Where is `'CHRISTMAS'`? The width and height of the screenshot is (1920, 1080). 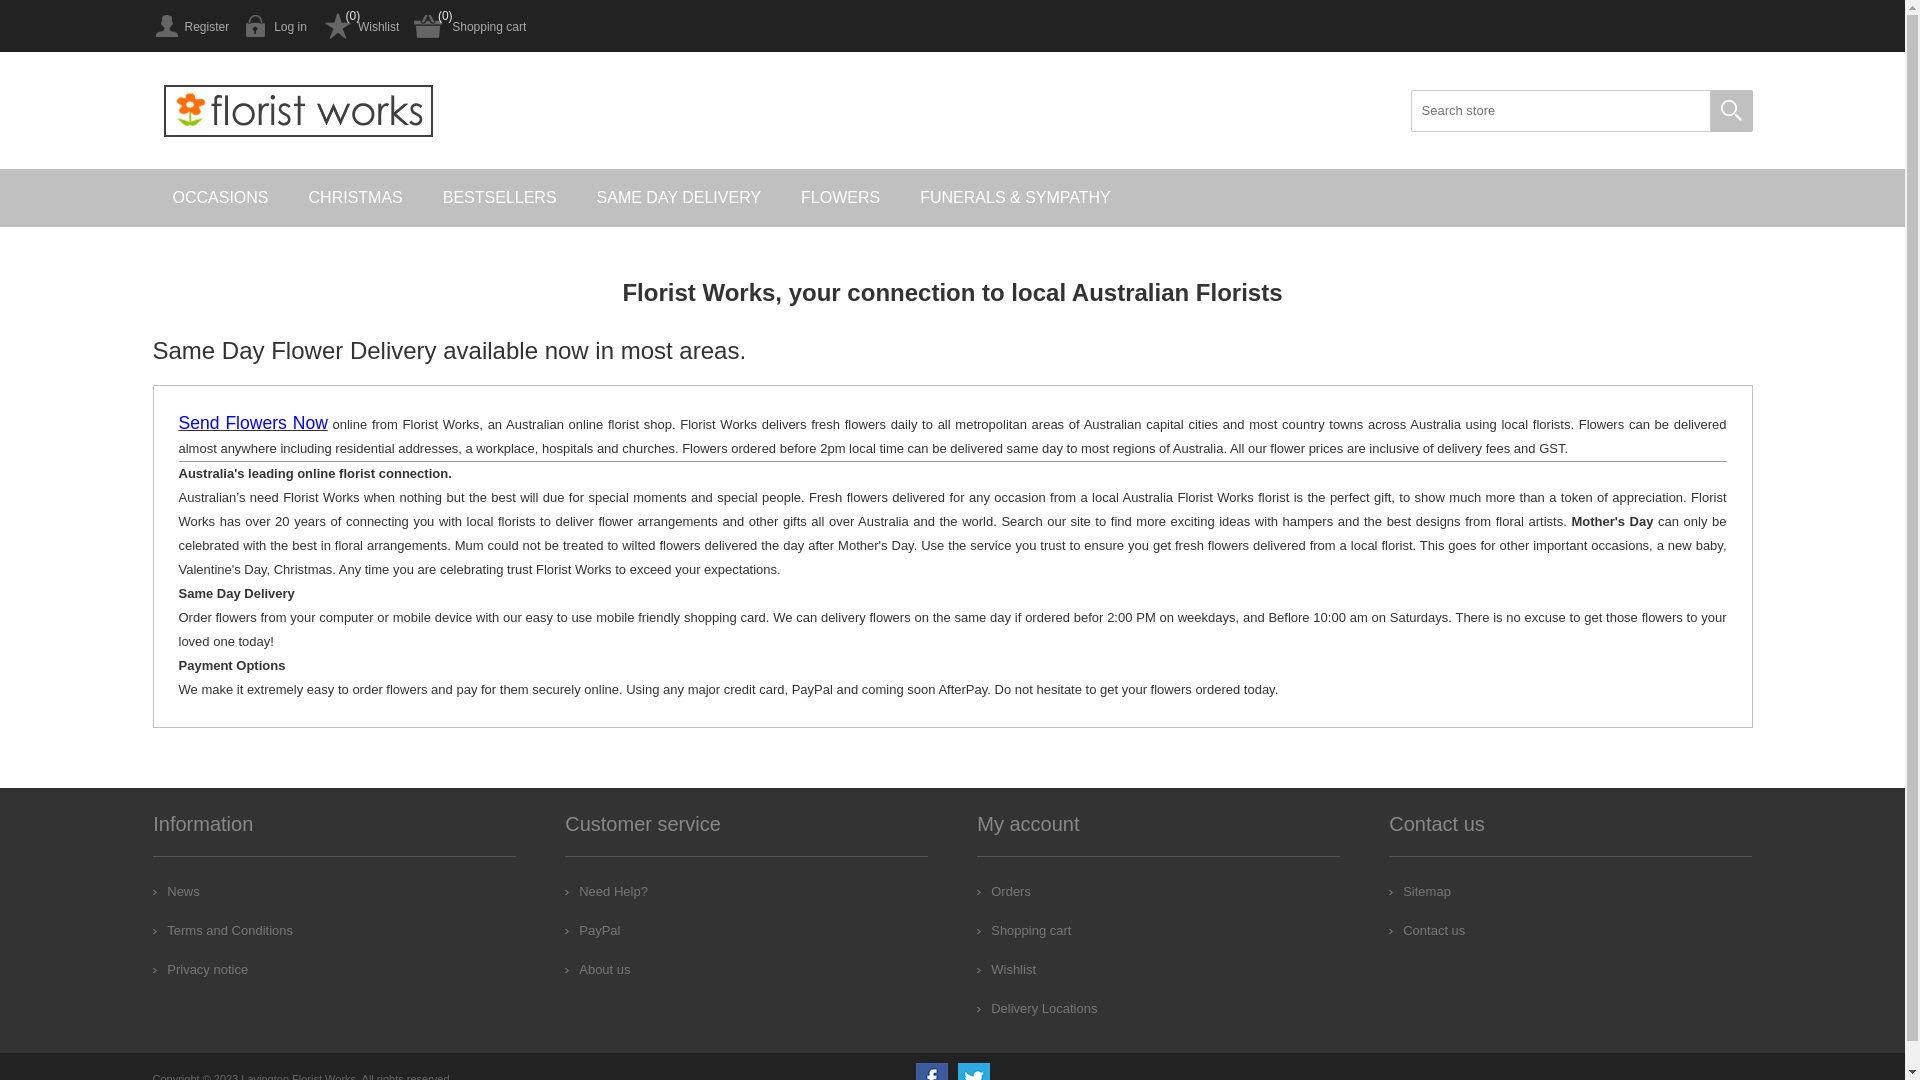
'CHRISTMAS' is located at coordinates (355, 197).